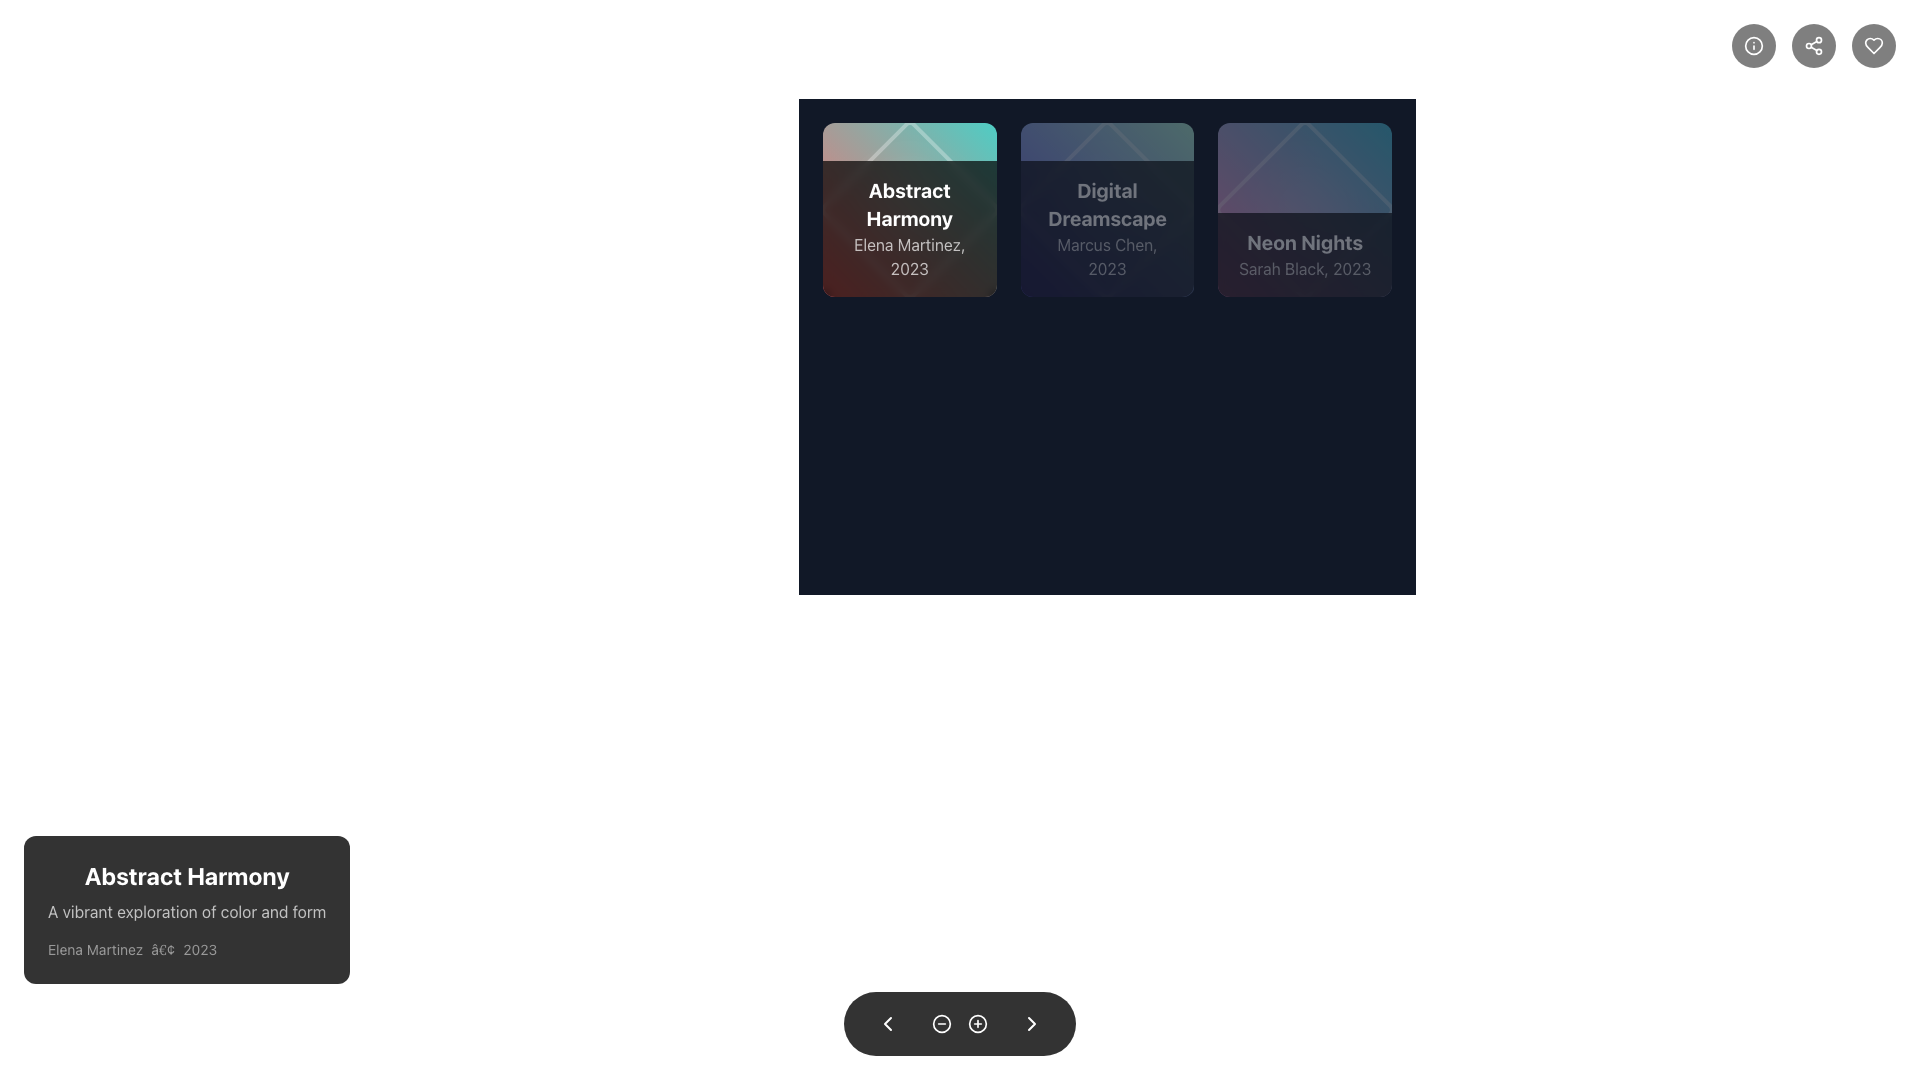 This screenshot has height=1080, width=1920. Describe the element at coordinates (1872, 45) in the screenshot. I see `the heart-shaped icon located in the top-right corner of the interface to favorite or like an item` at that location.